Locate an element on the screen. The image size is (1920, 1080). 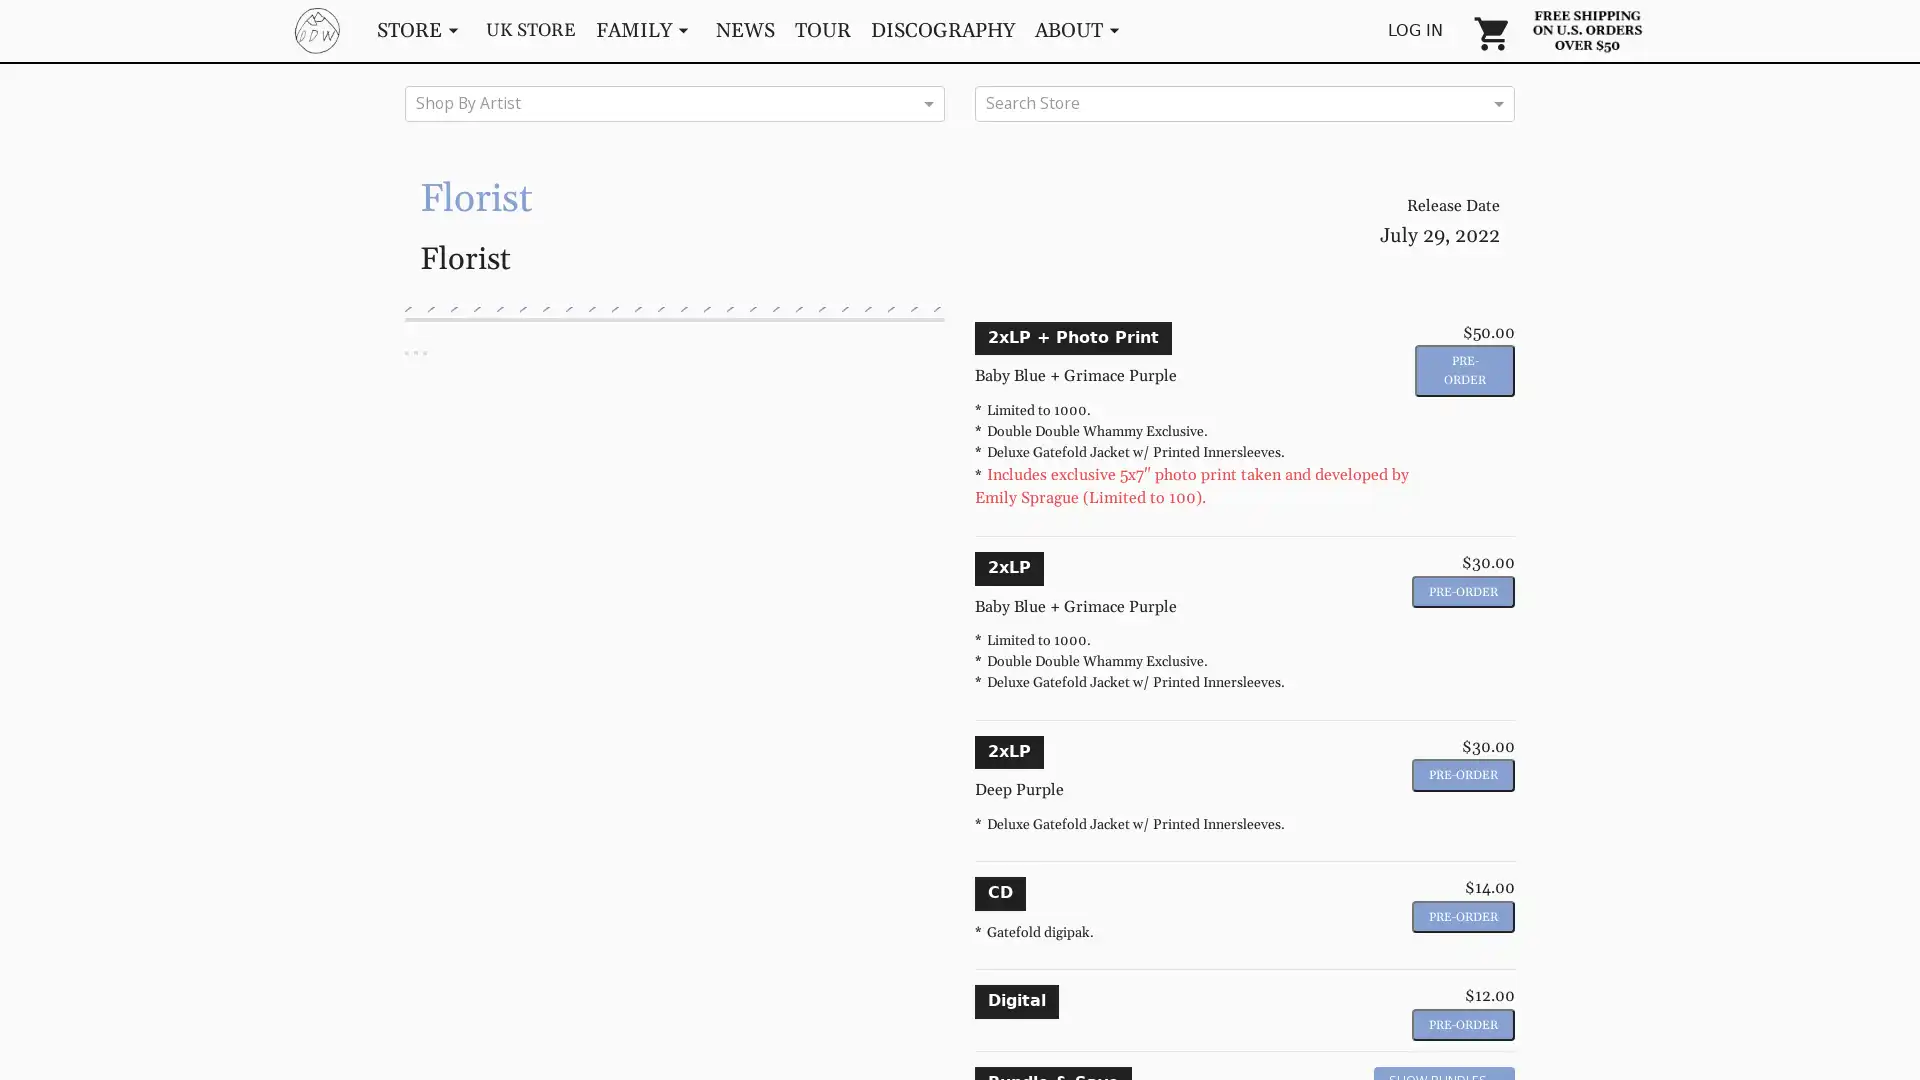
Pre-Order is located at coordinates (1463, 916).